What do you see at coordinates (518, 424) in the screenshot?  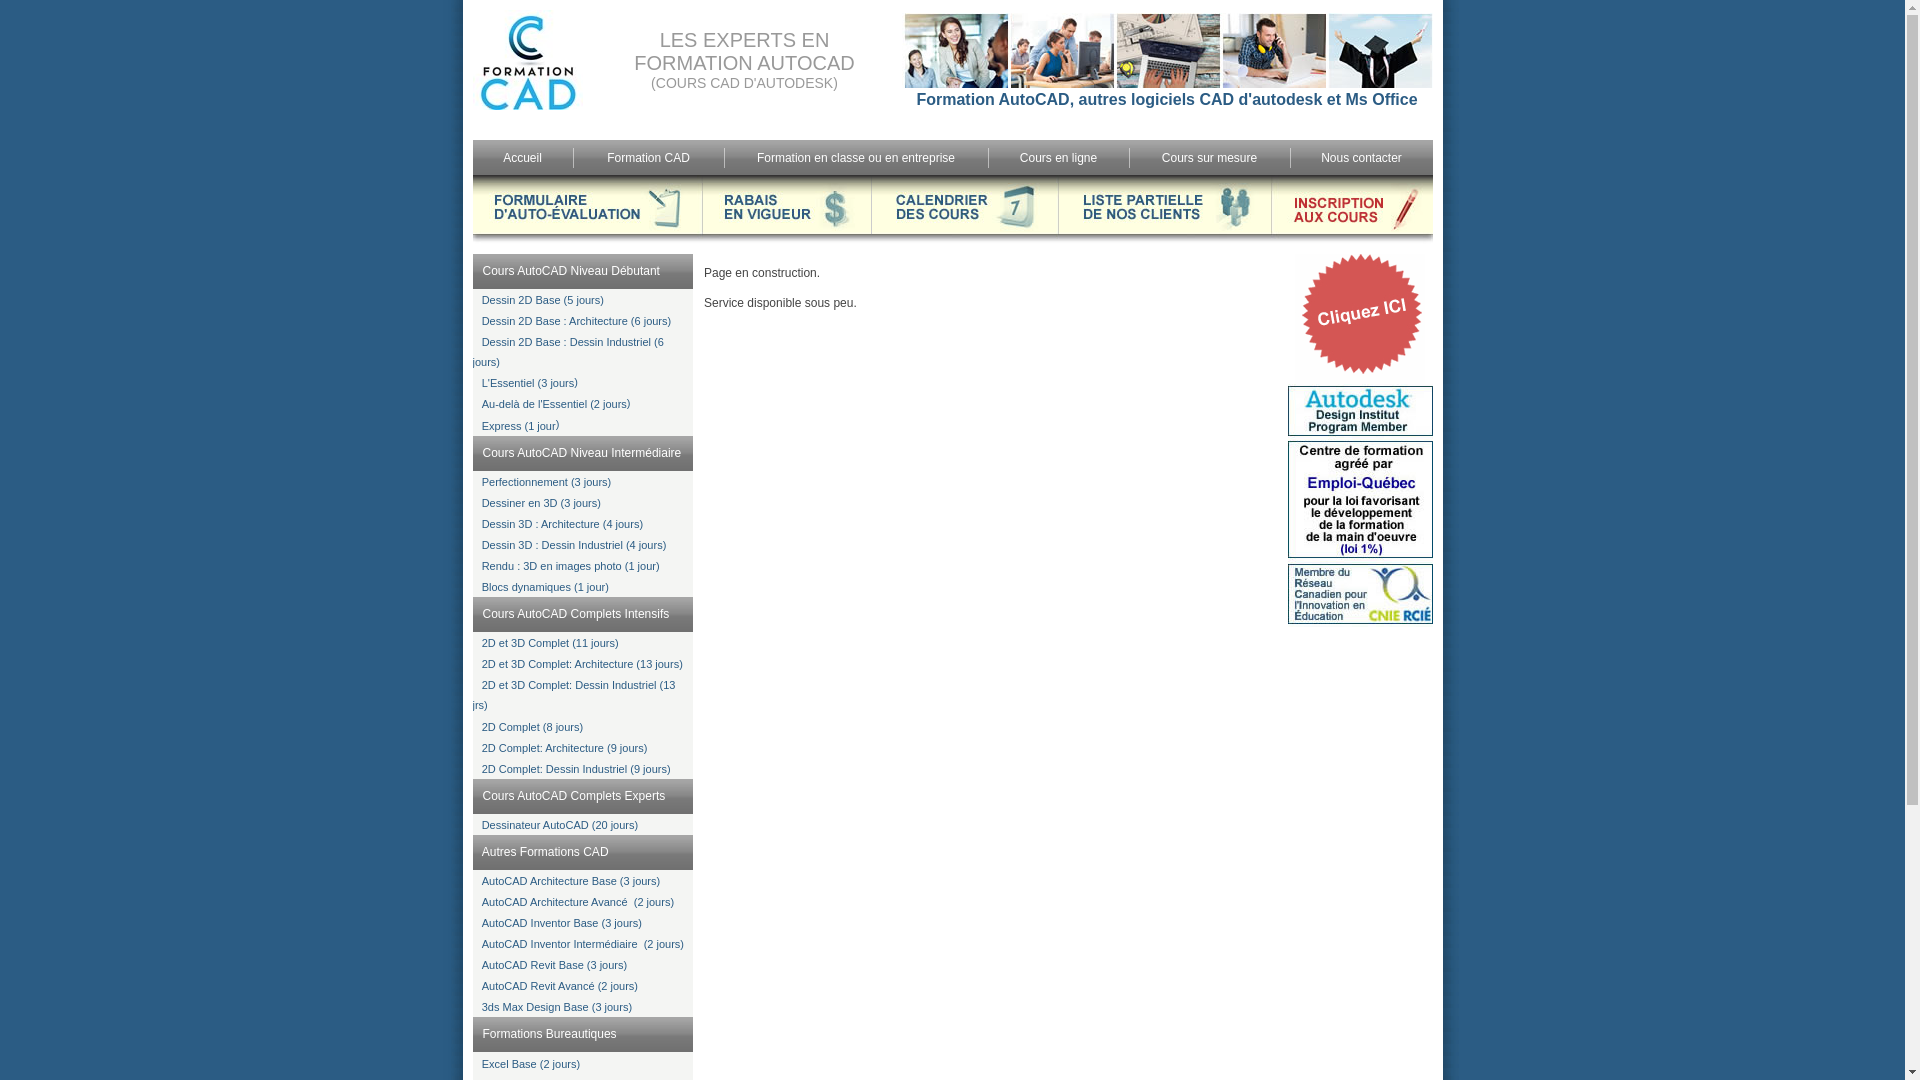 I see `'Express (1 jour'` at bounding box center [518, 424].